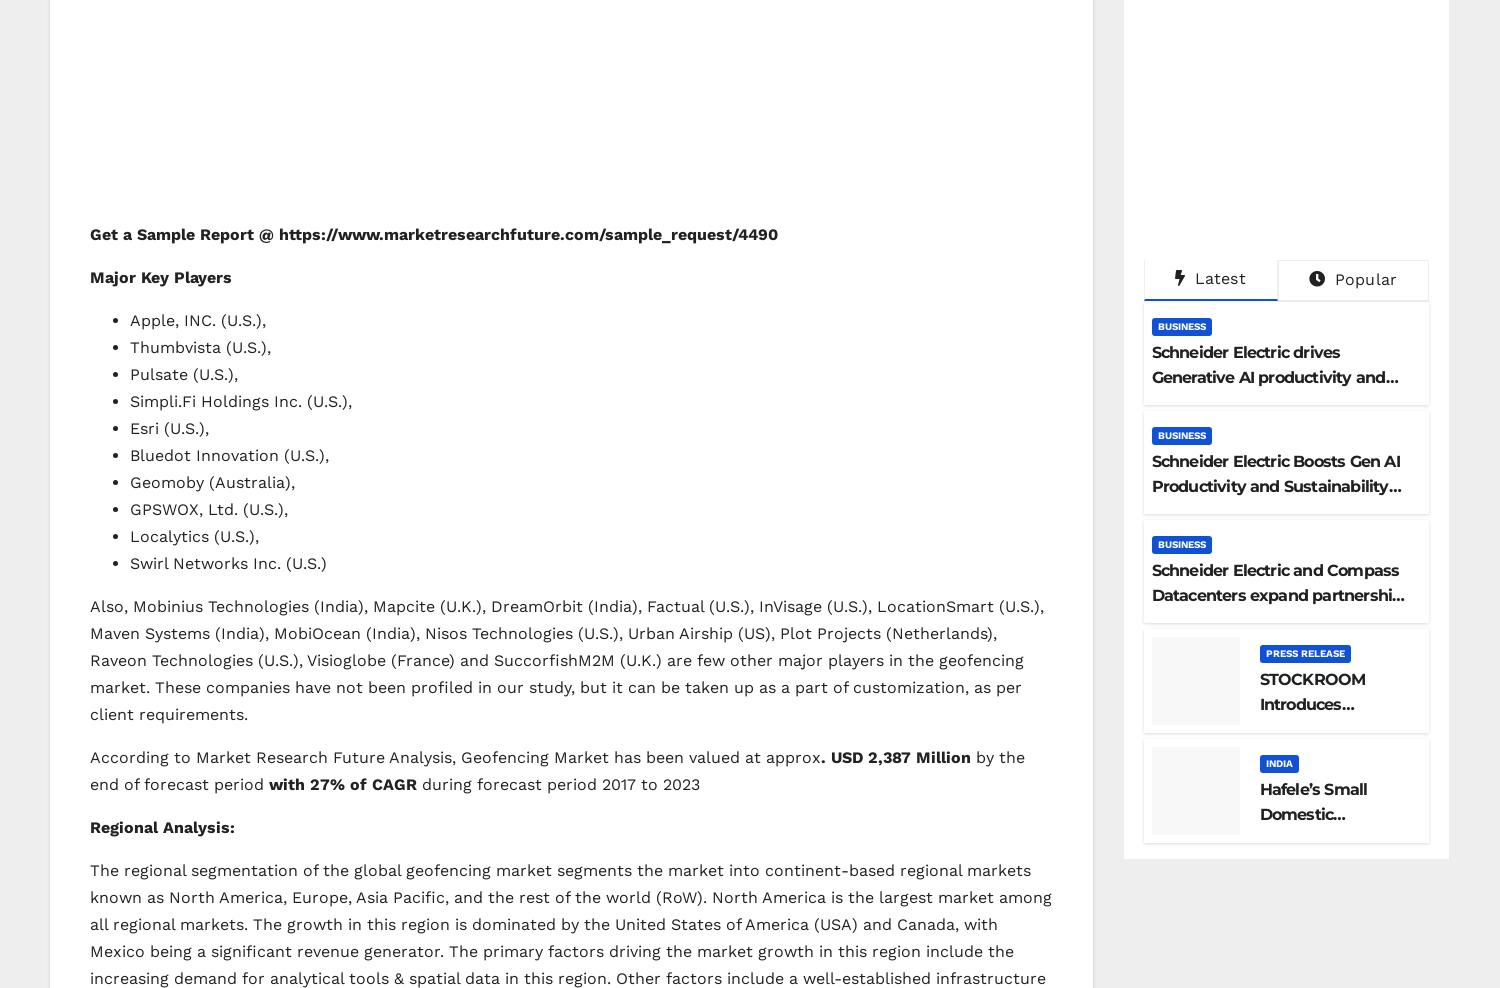 This screenshot has height=988, width=1500. Describe the element at coordinates (207, 507) in the screenshot. I see `'GPSWOX, Ltd. (U.S.),'` at that location.